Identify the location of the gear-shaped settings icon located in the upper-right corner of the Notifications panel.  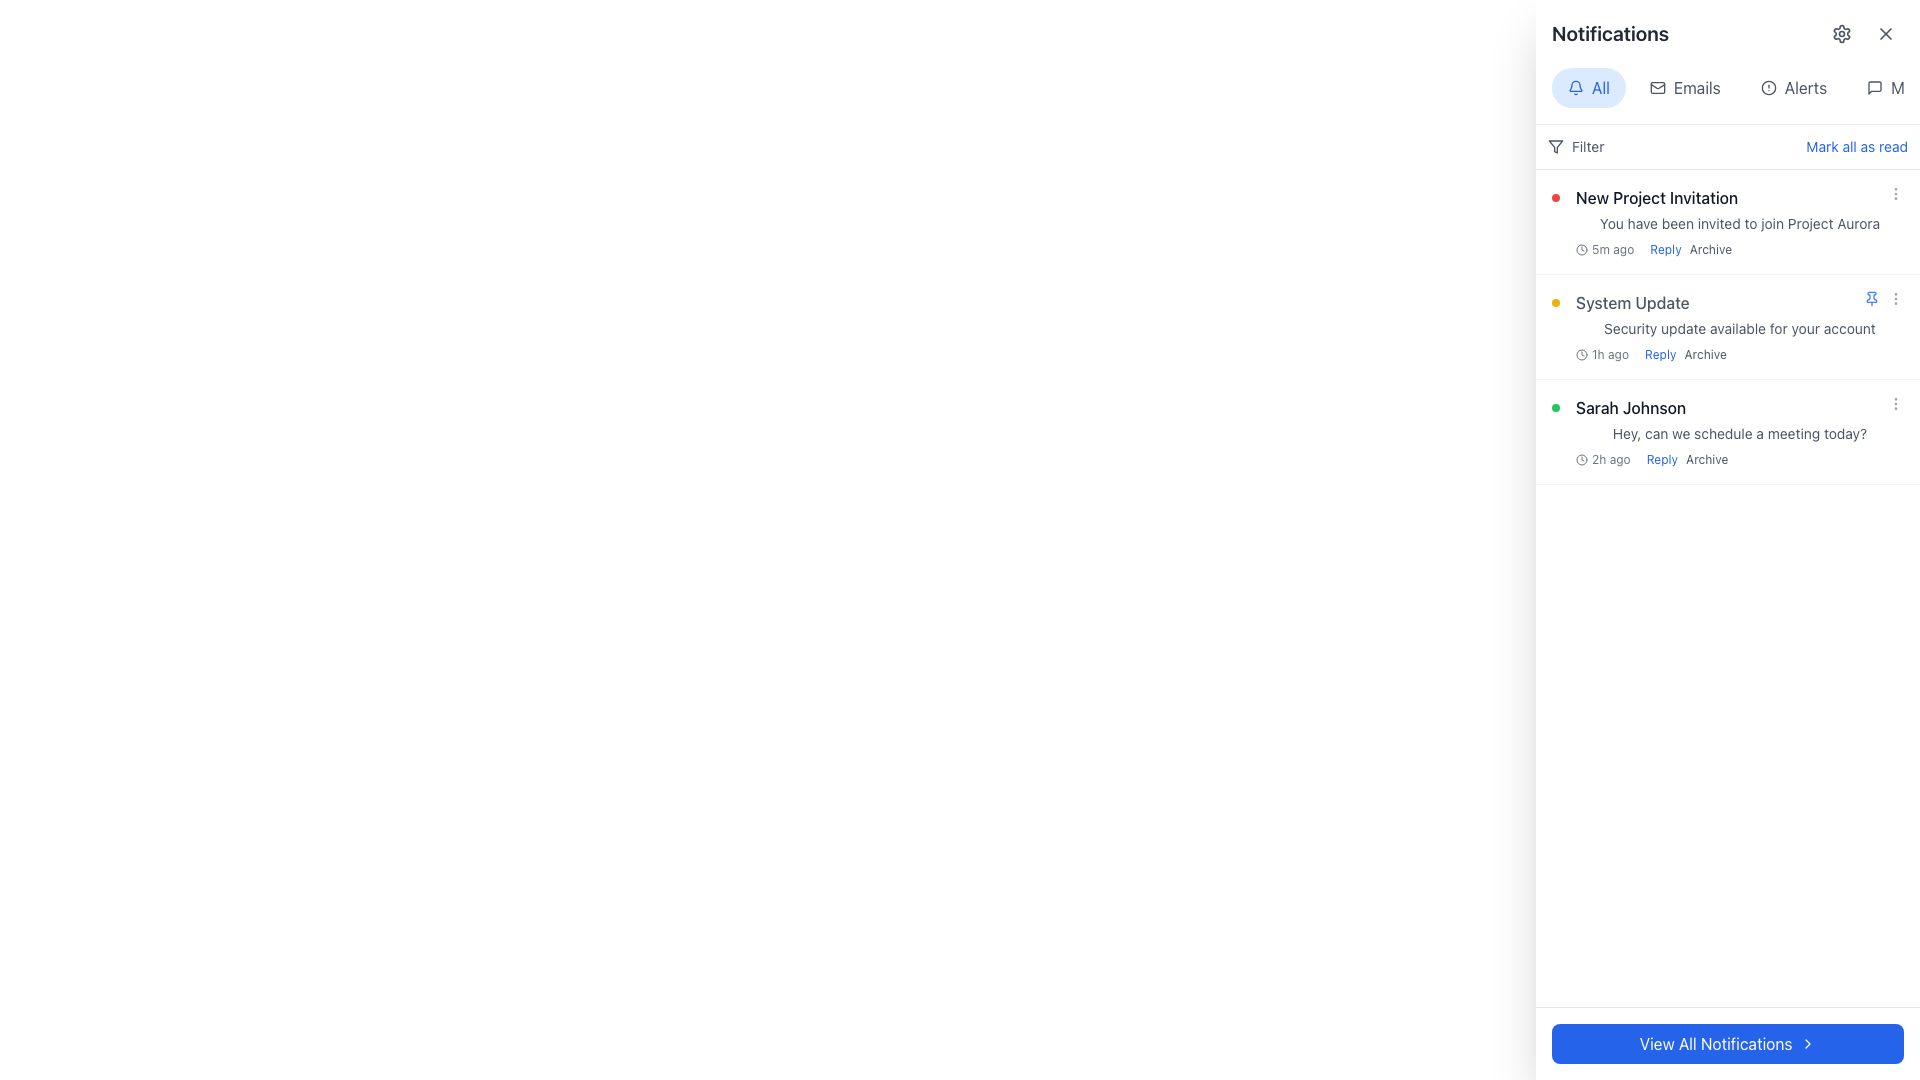
(1841, 34).